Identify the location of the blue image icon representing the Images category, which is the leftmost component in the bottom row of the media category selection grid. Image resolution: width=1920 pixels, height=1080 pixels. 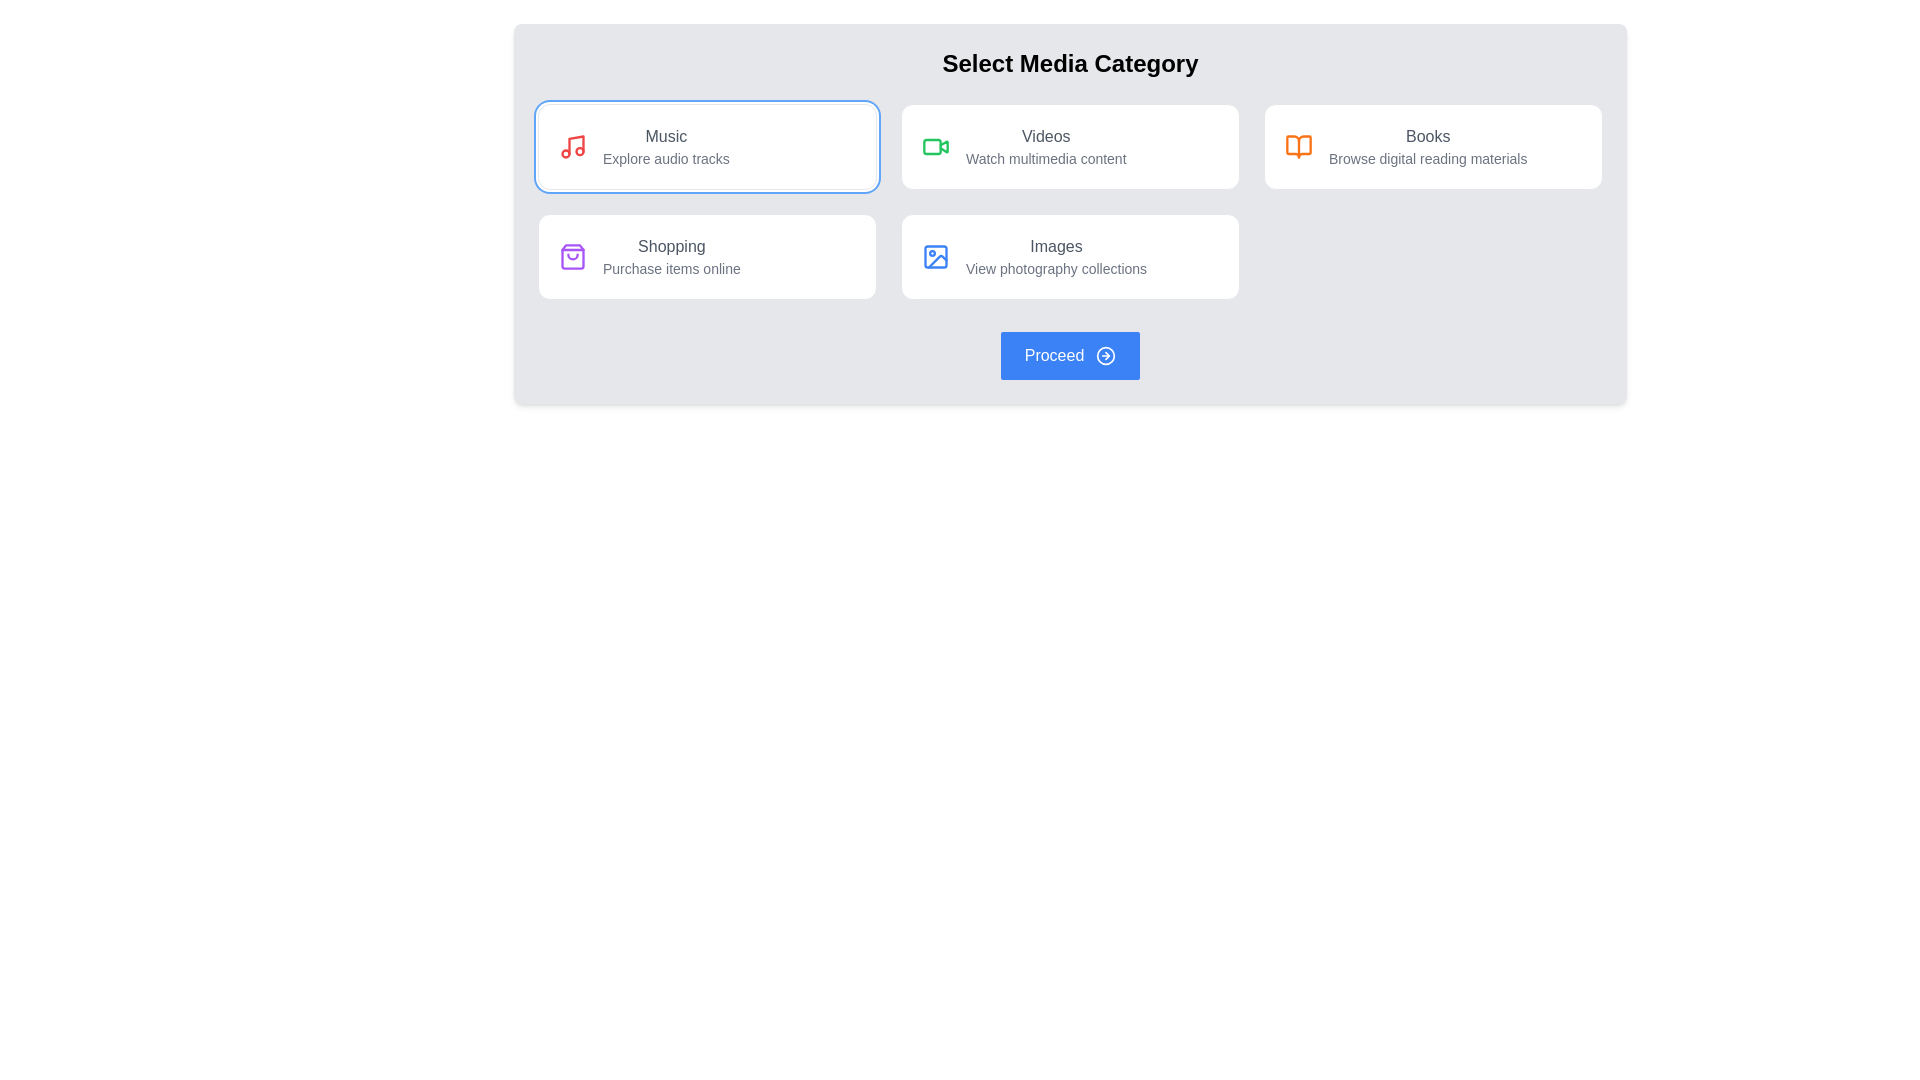
(935, 256).